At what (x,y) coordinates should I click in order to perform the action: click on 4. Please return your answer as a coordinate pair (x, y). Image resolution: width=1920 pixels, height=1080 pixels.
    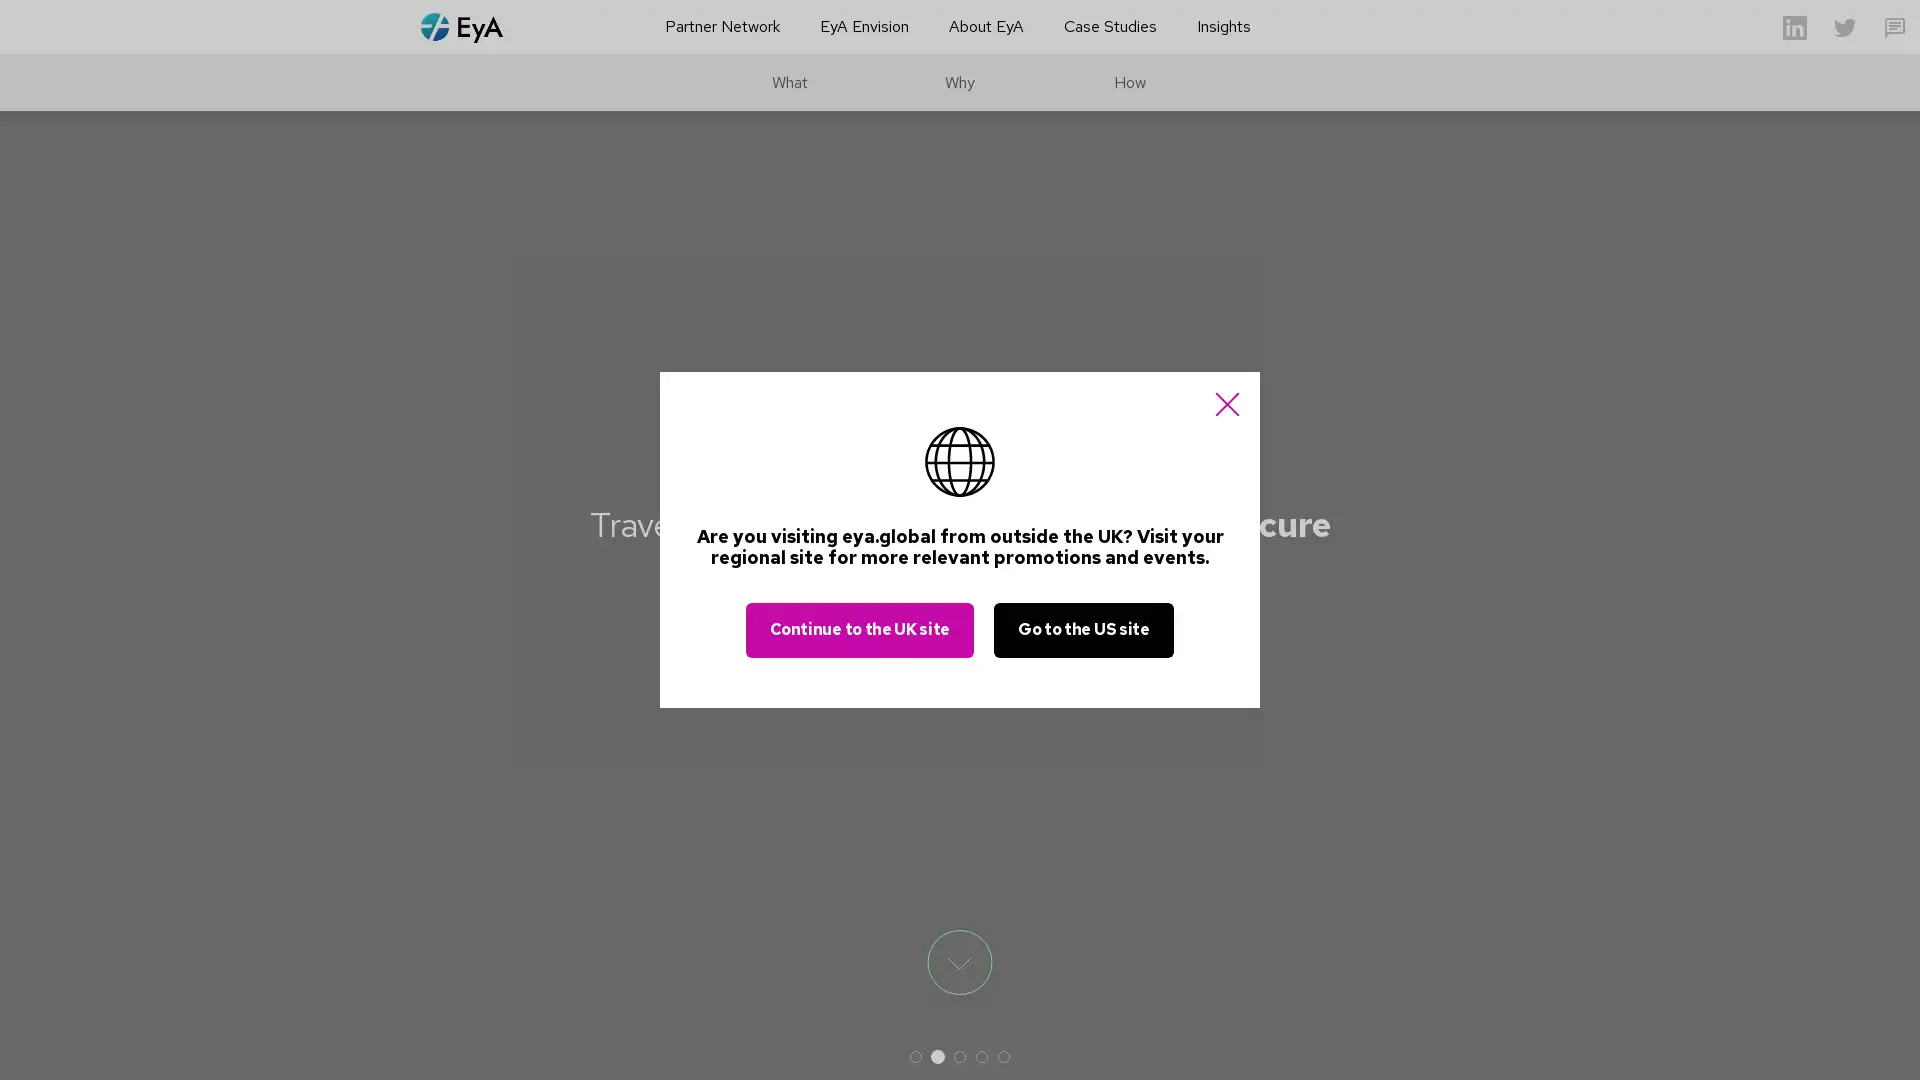
    Looking at the image, I should click on (982, 1055).